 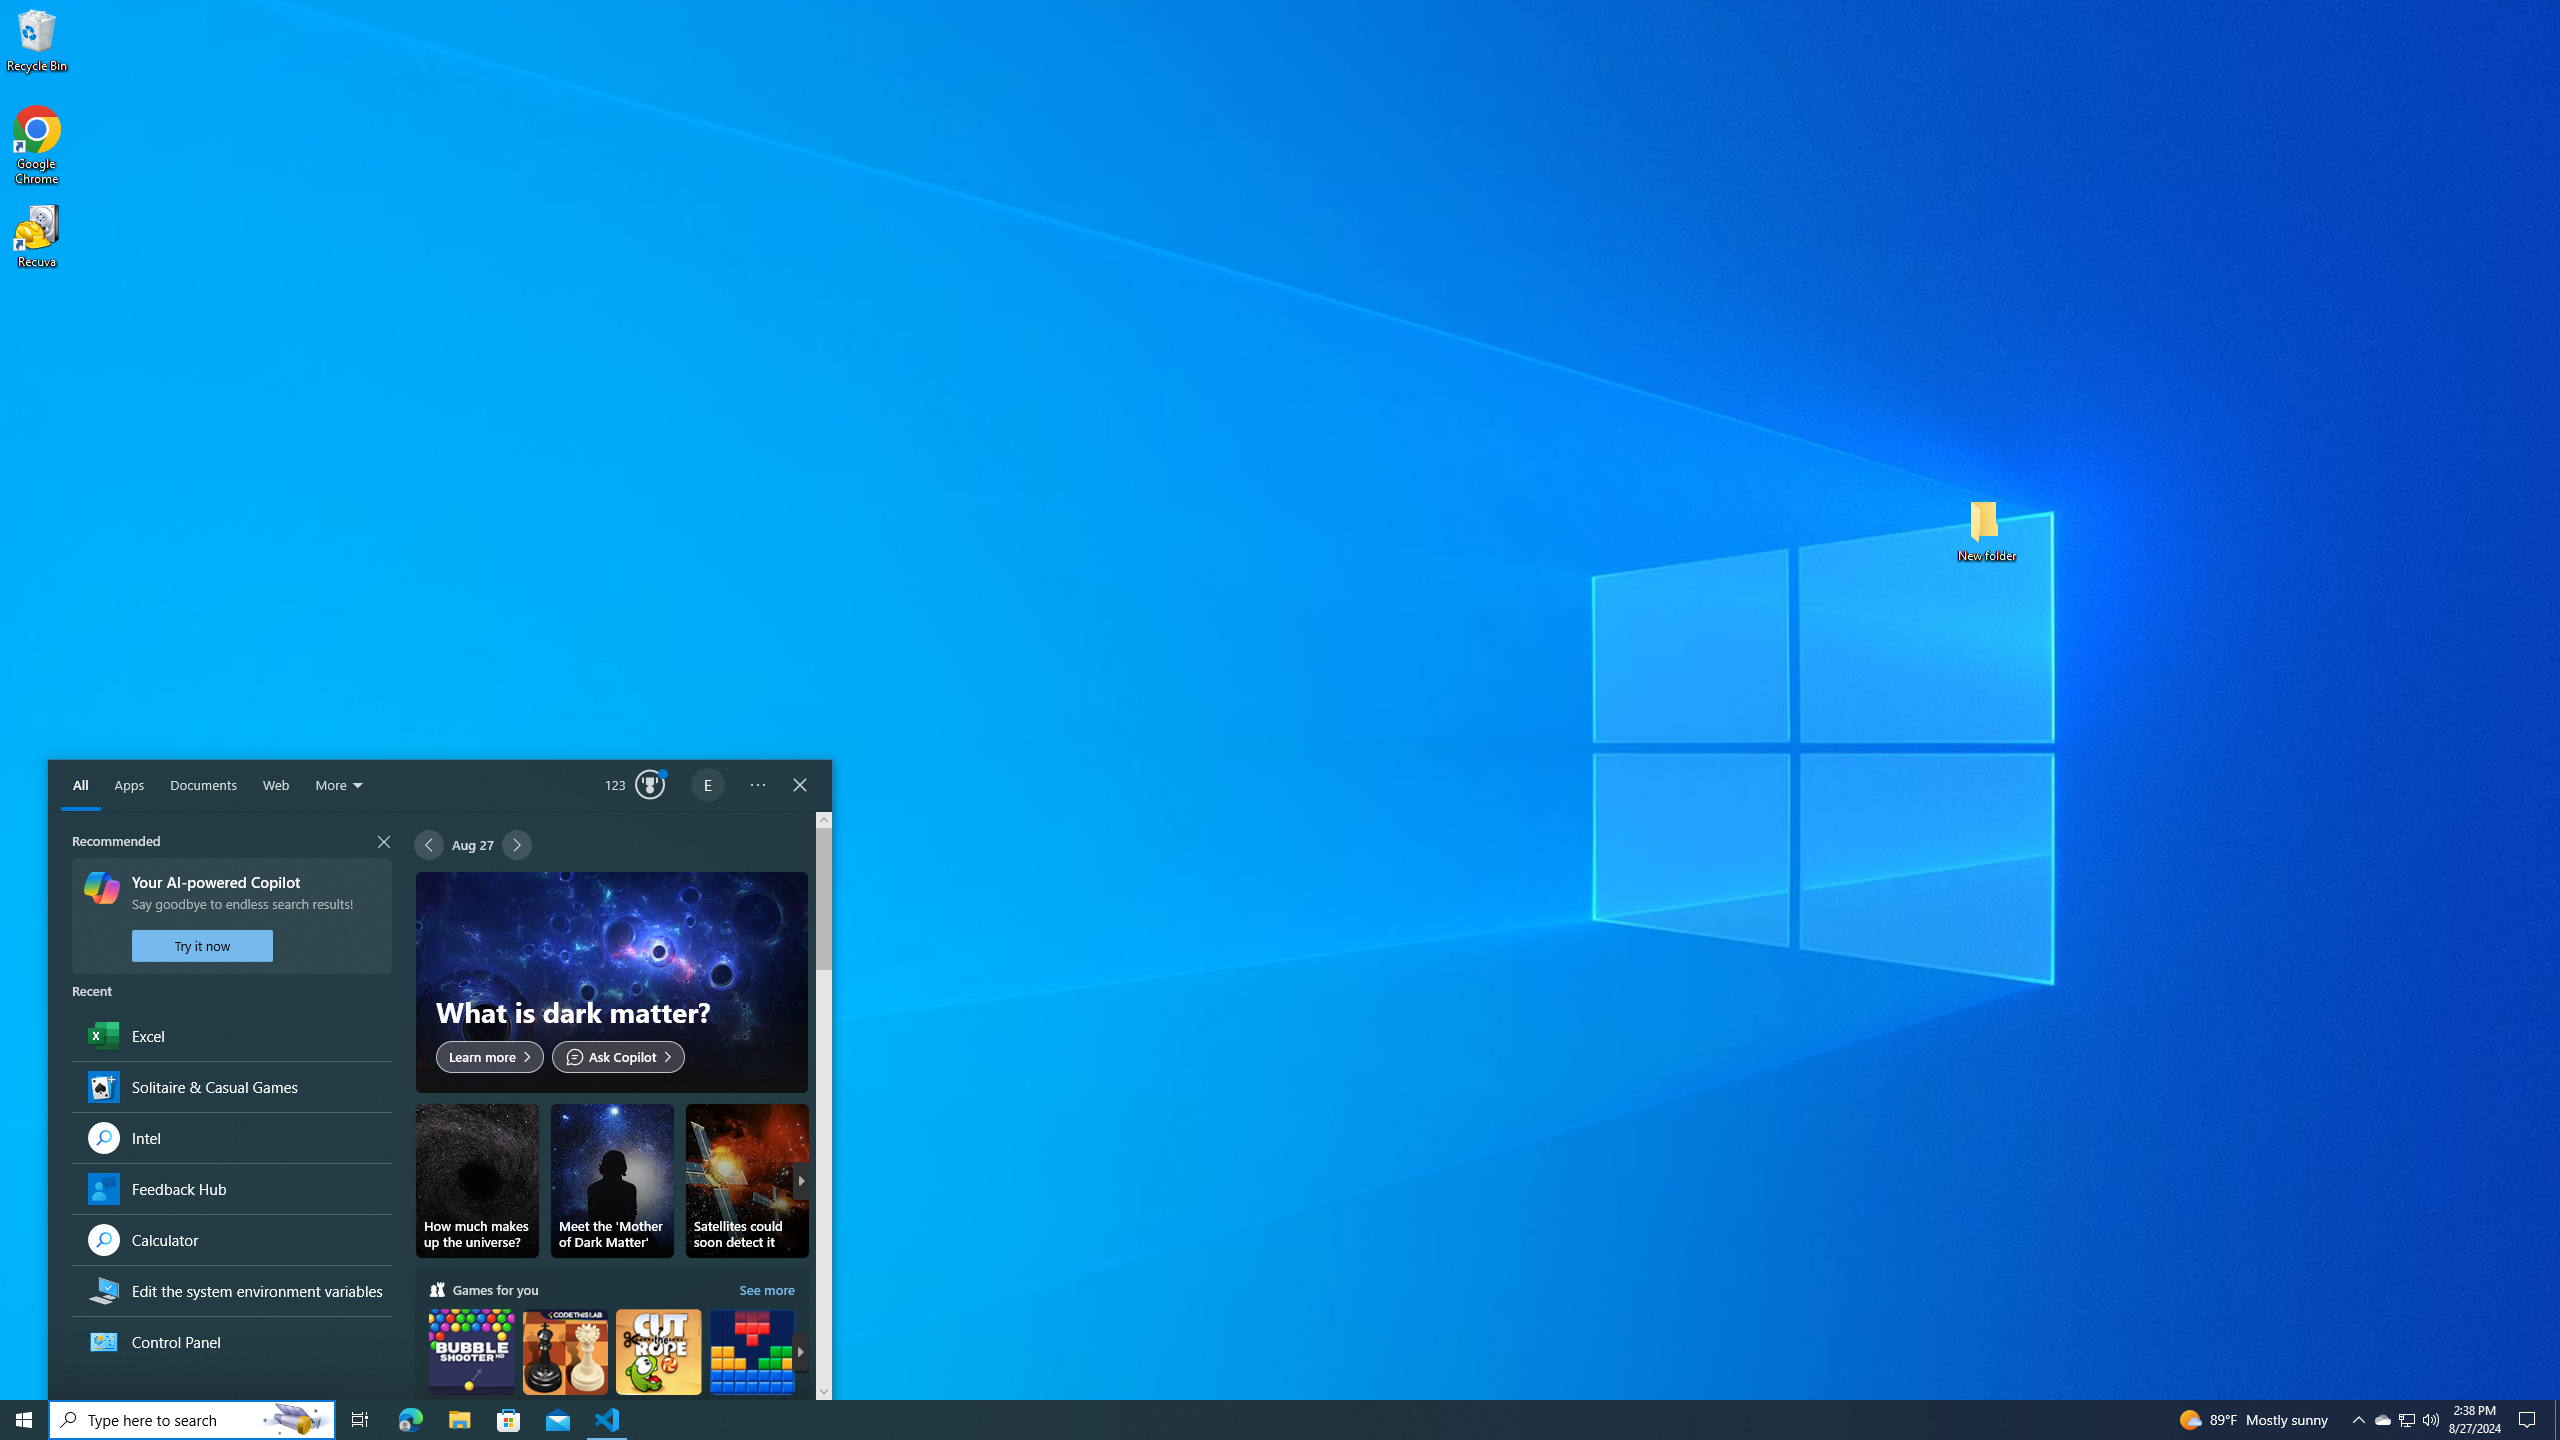 I want to click on 'Microsoft Rewards balance: 123', so click(x=635, y=785).